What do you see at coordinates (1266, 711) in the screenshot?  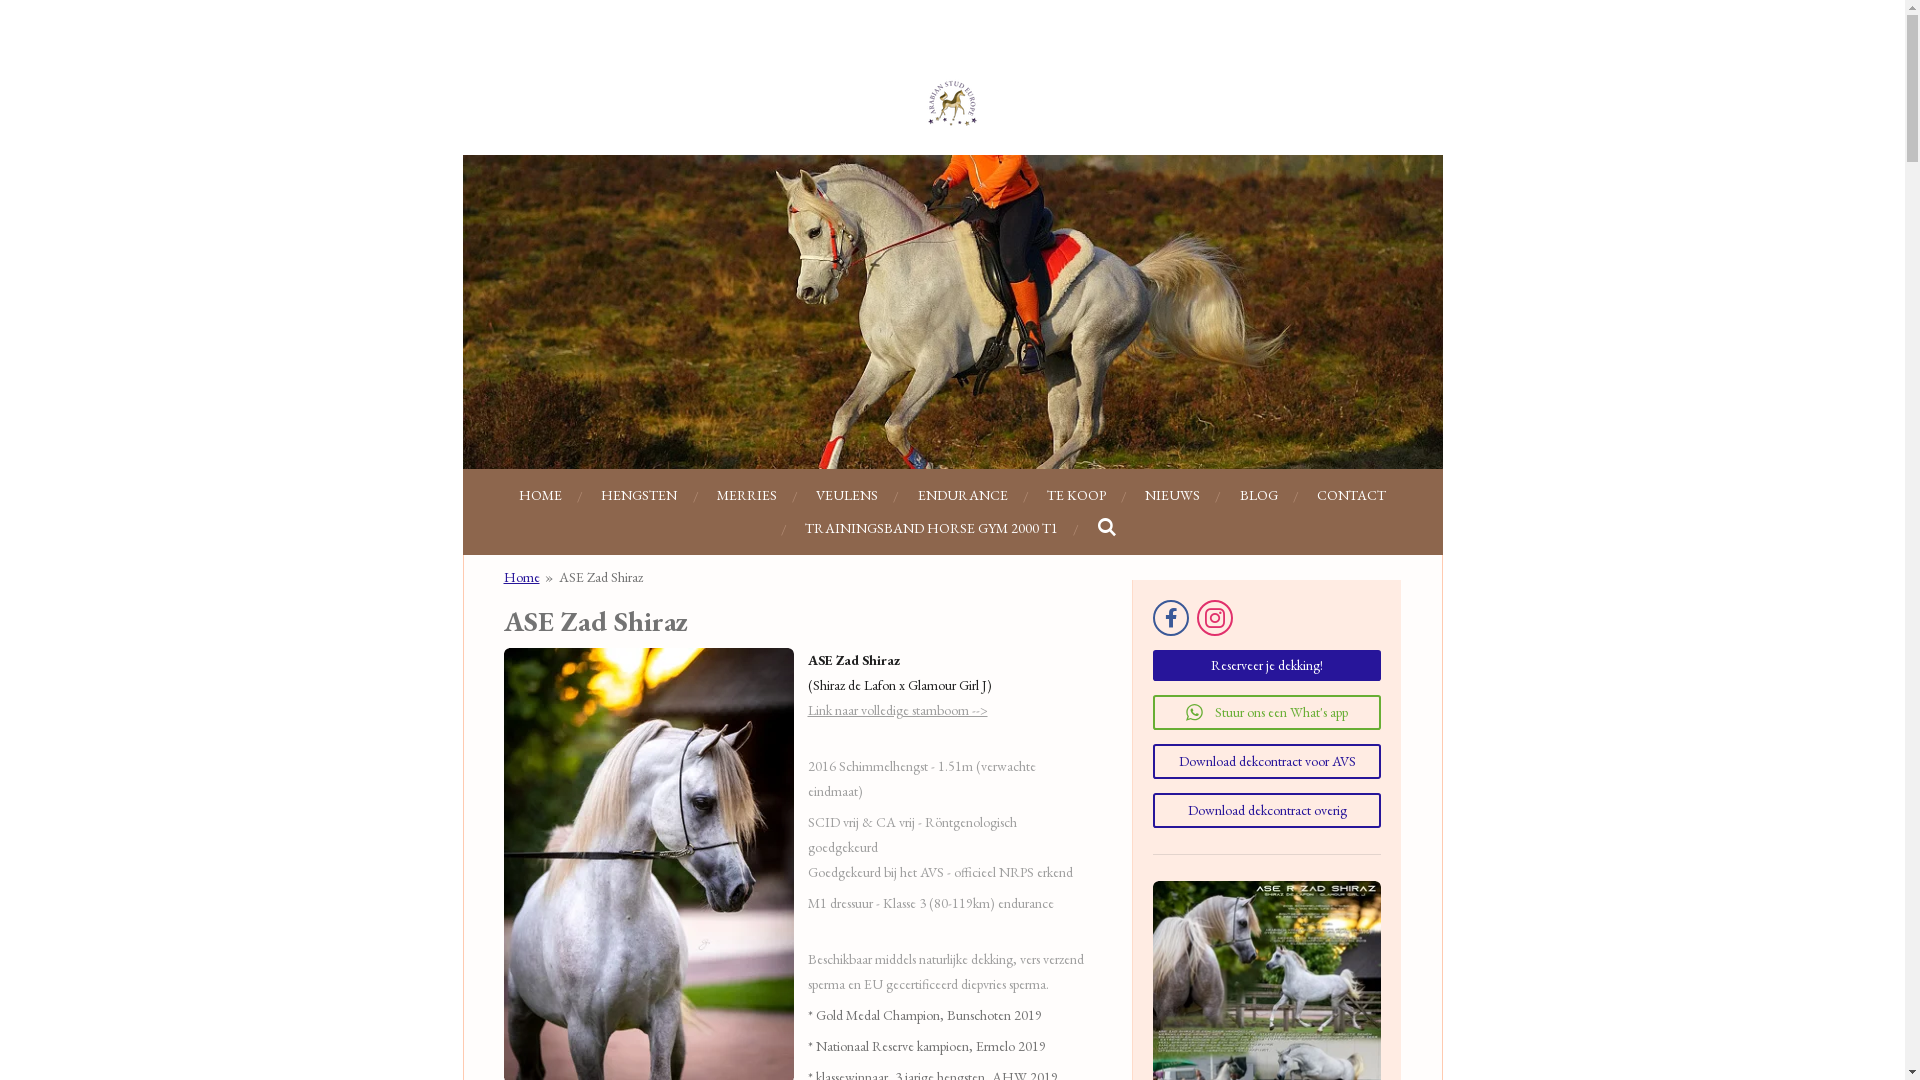 I see `'Stuur ons een What's app'` at bounding box center [1266, 711].